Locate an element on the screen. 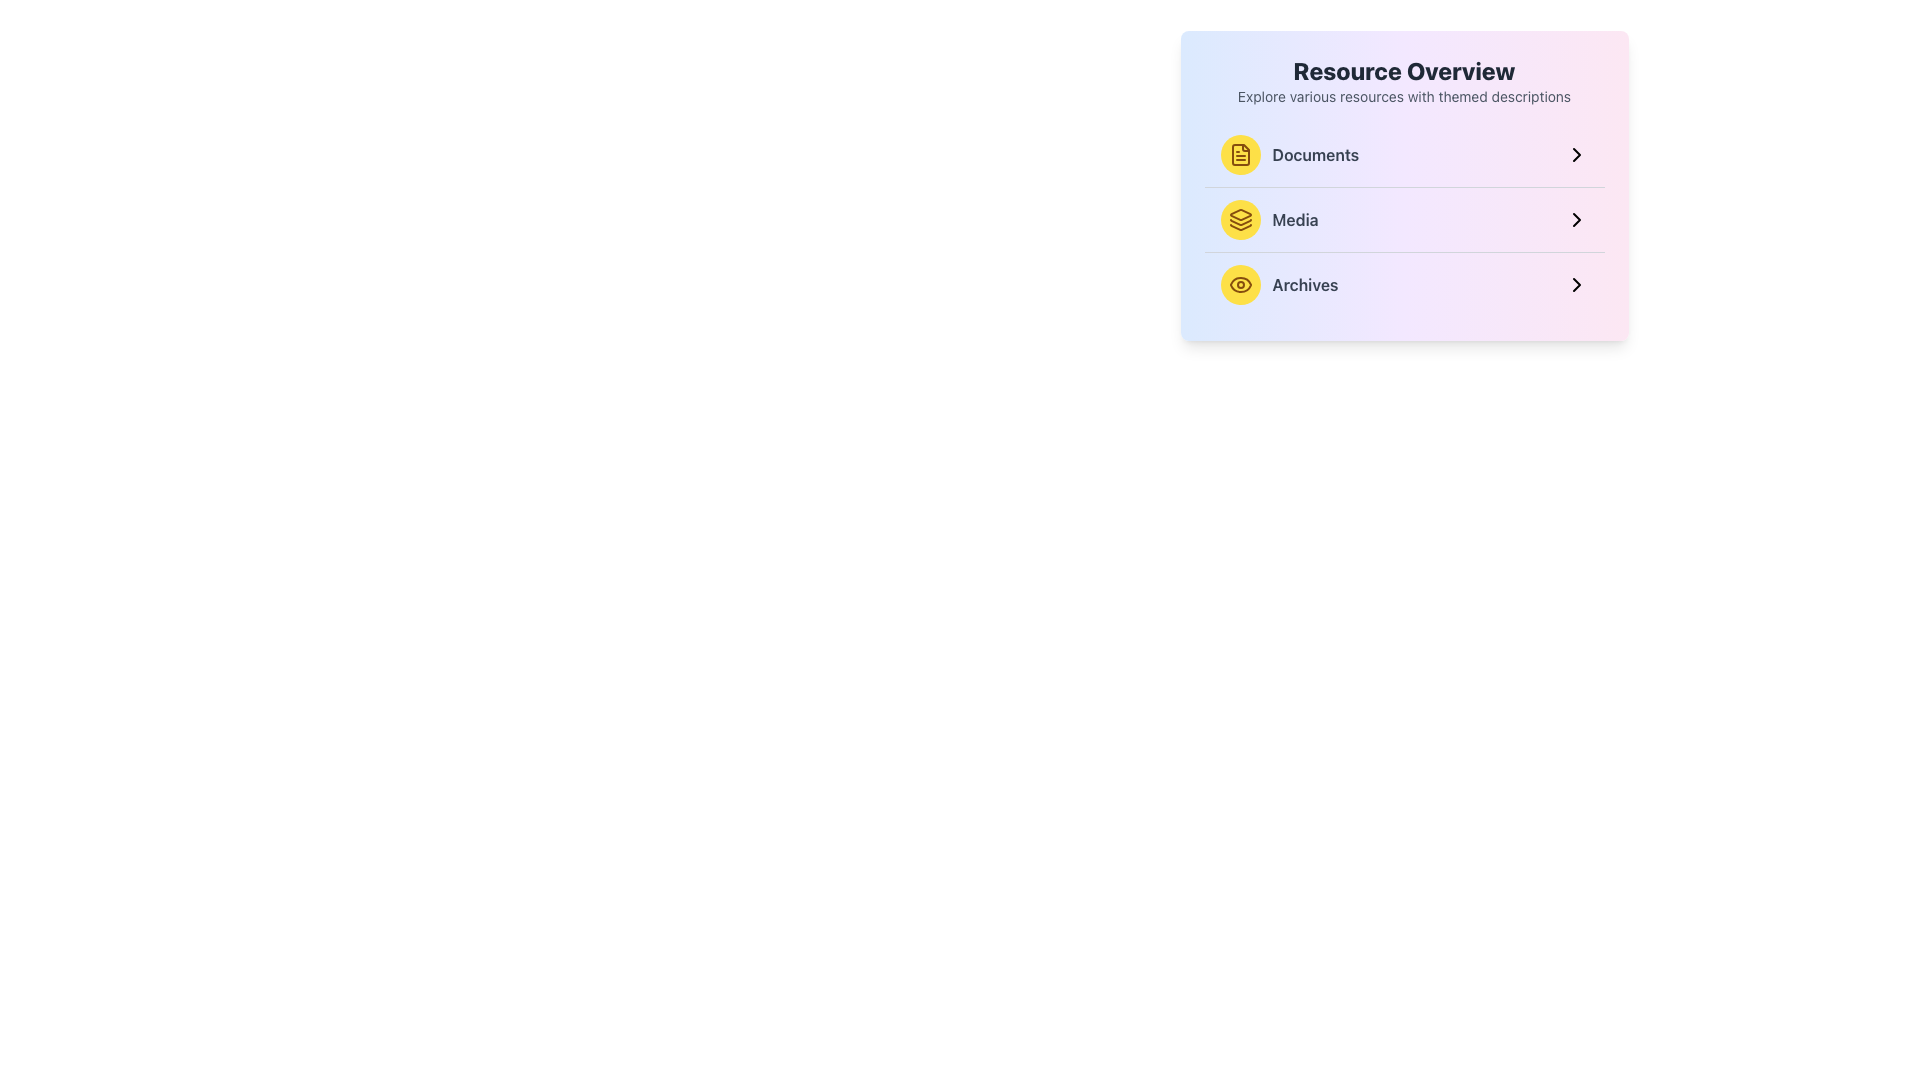 The width and height of the screenshot is (1920, 1080). the 'Media' list item in the 'Resource Overview' section is located at coordinates (1403, 219).